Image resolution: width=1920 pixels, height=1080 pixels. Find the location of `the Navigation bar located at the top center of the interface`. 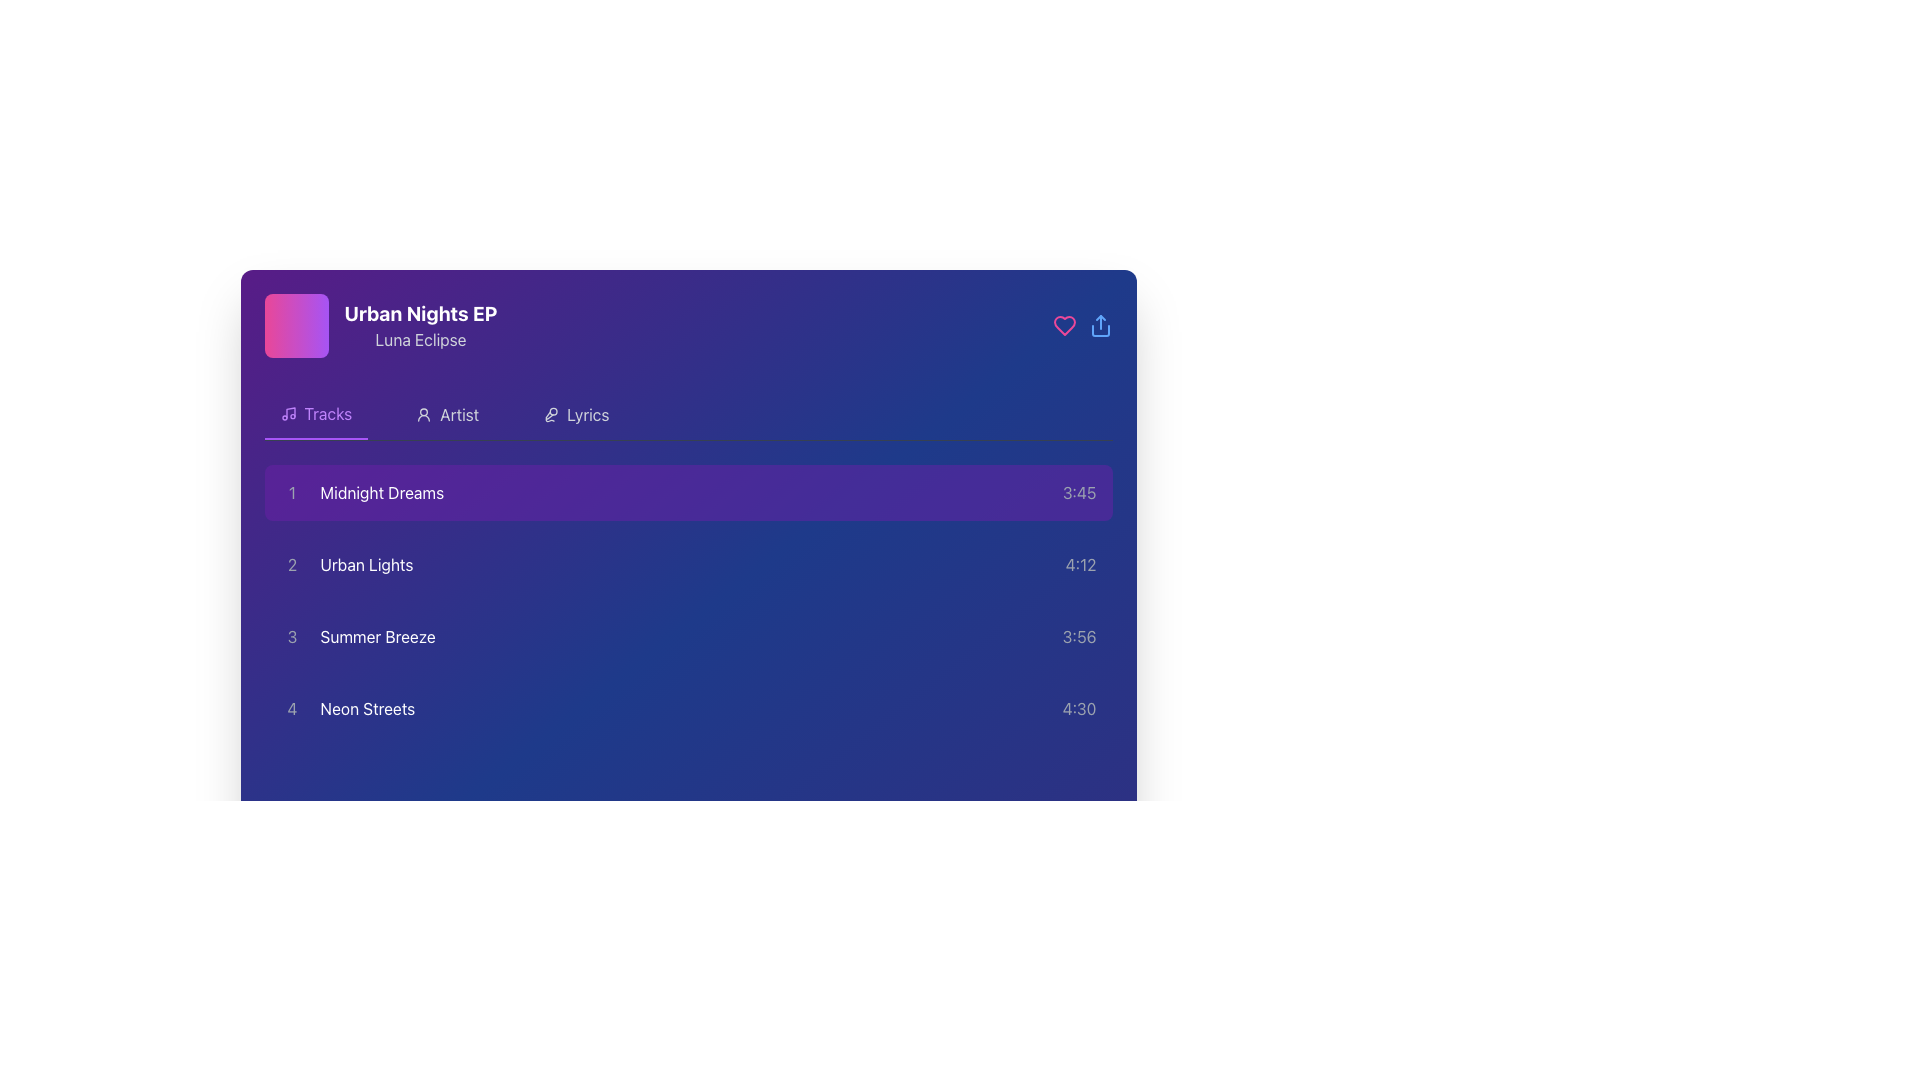

the Navigation bar located at the top center of the interface is located at coordinates (688, 414).